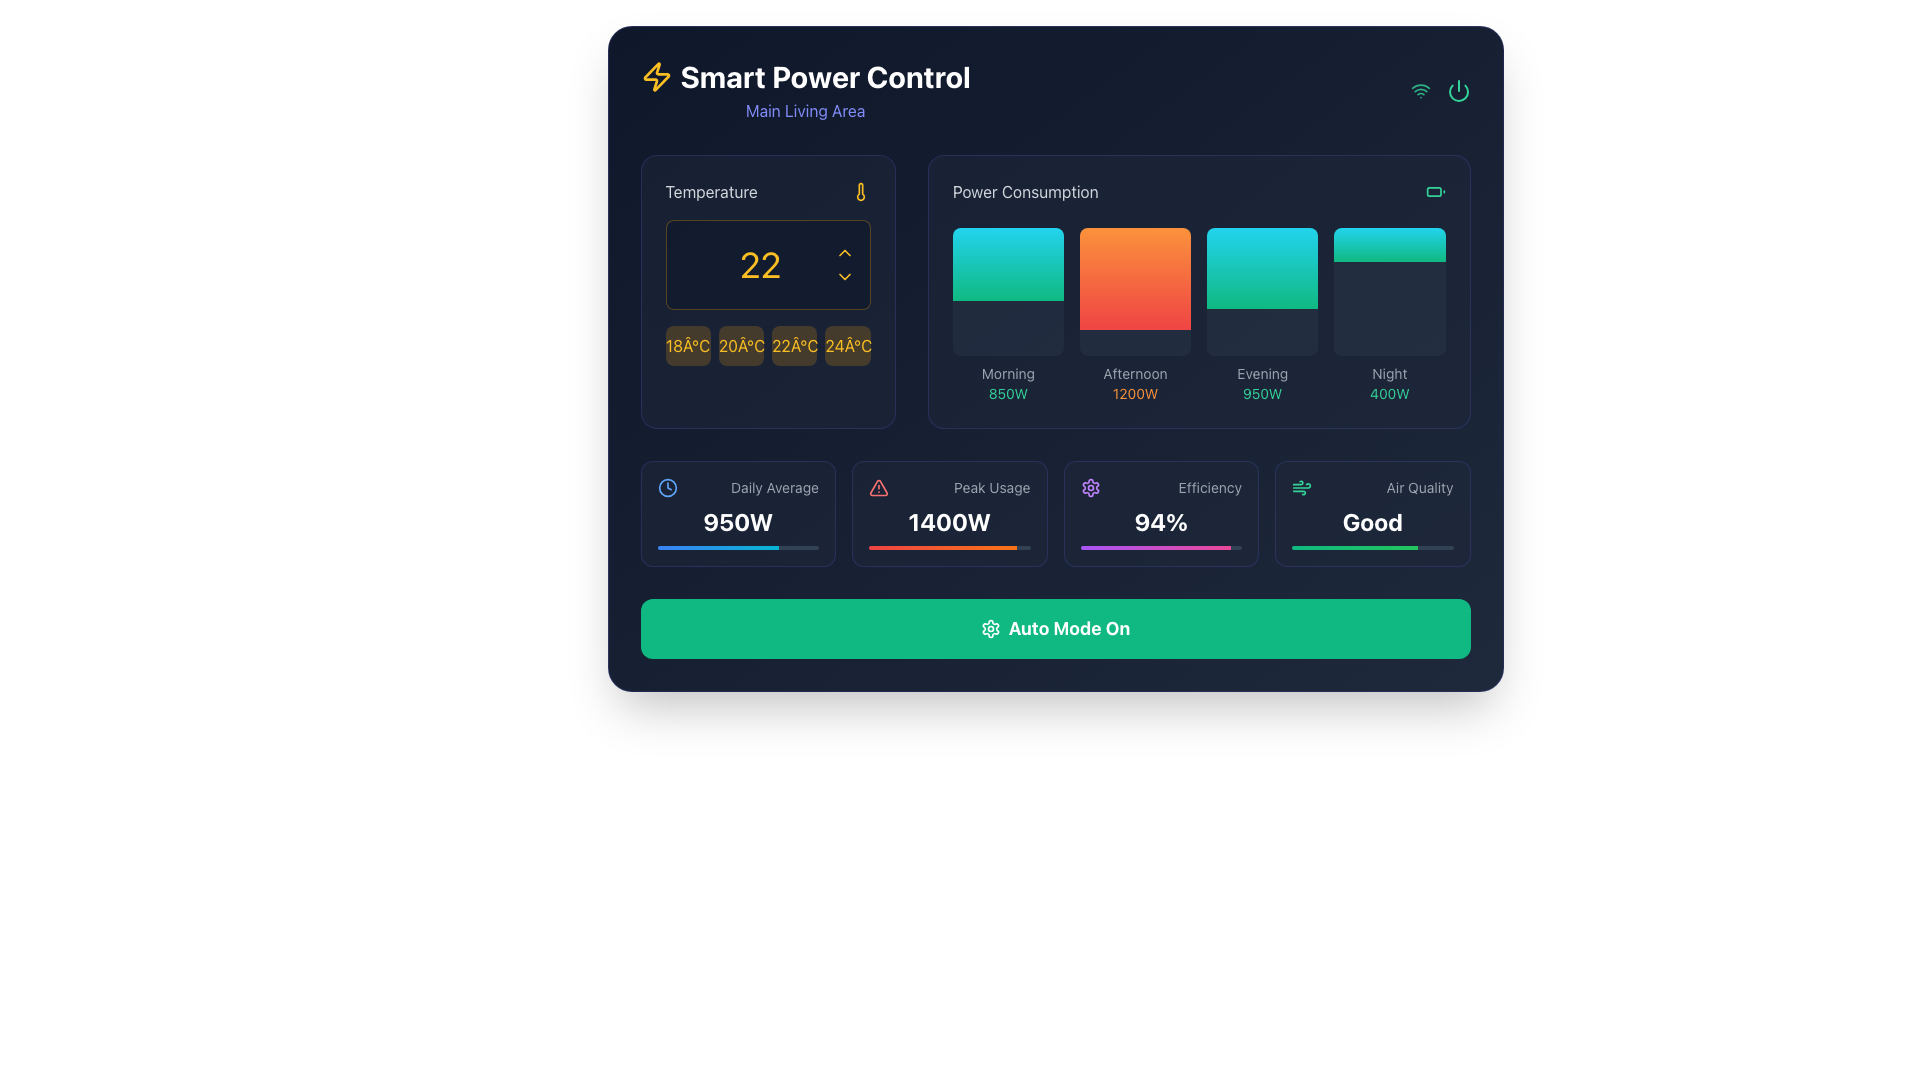 Image resolution: width=1920 pixels, height=1080 pixels. What do you see at coordinates (878, 488) in the screenshot?
I see `the warning icon located in the 'Peak Usage' section, positioned to the left of the numerical value '1400W'` at bounding box center [878, 488].